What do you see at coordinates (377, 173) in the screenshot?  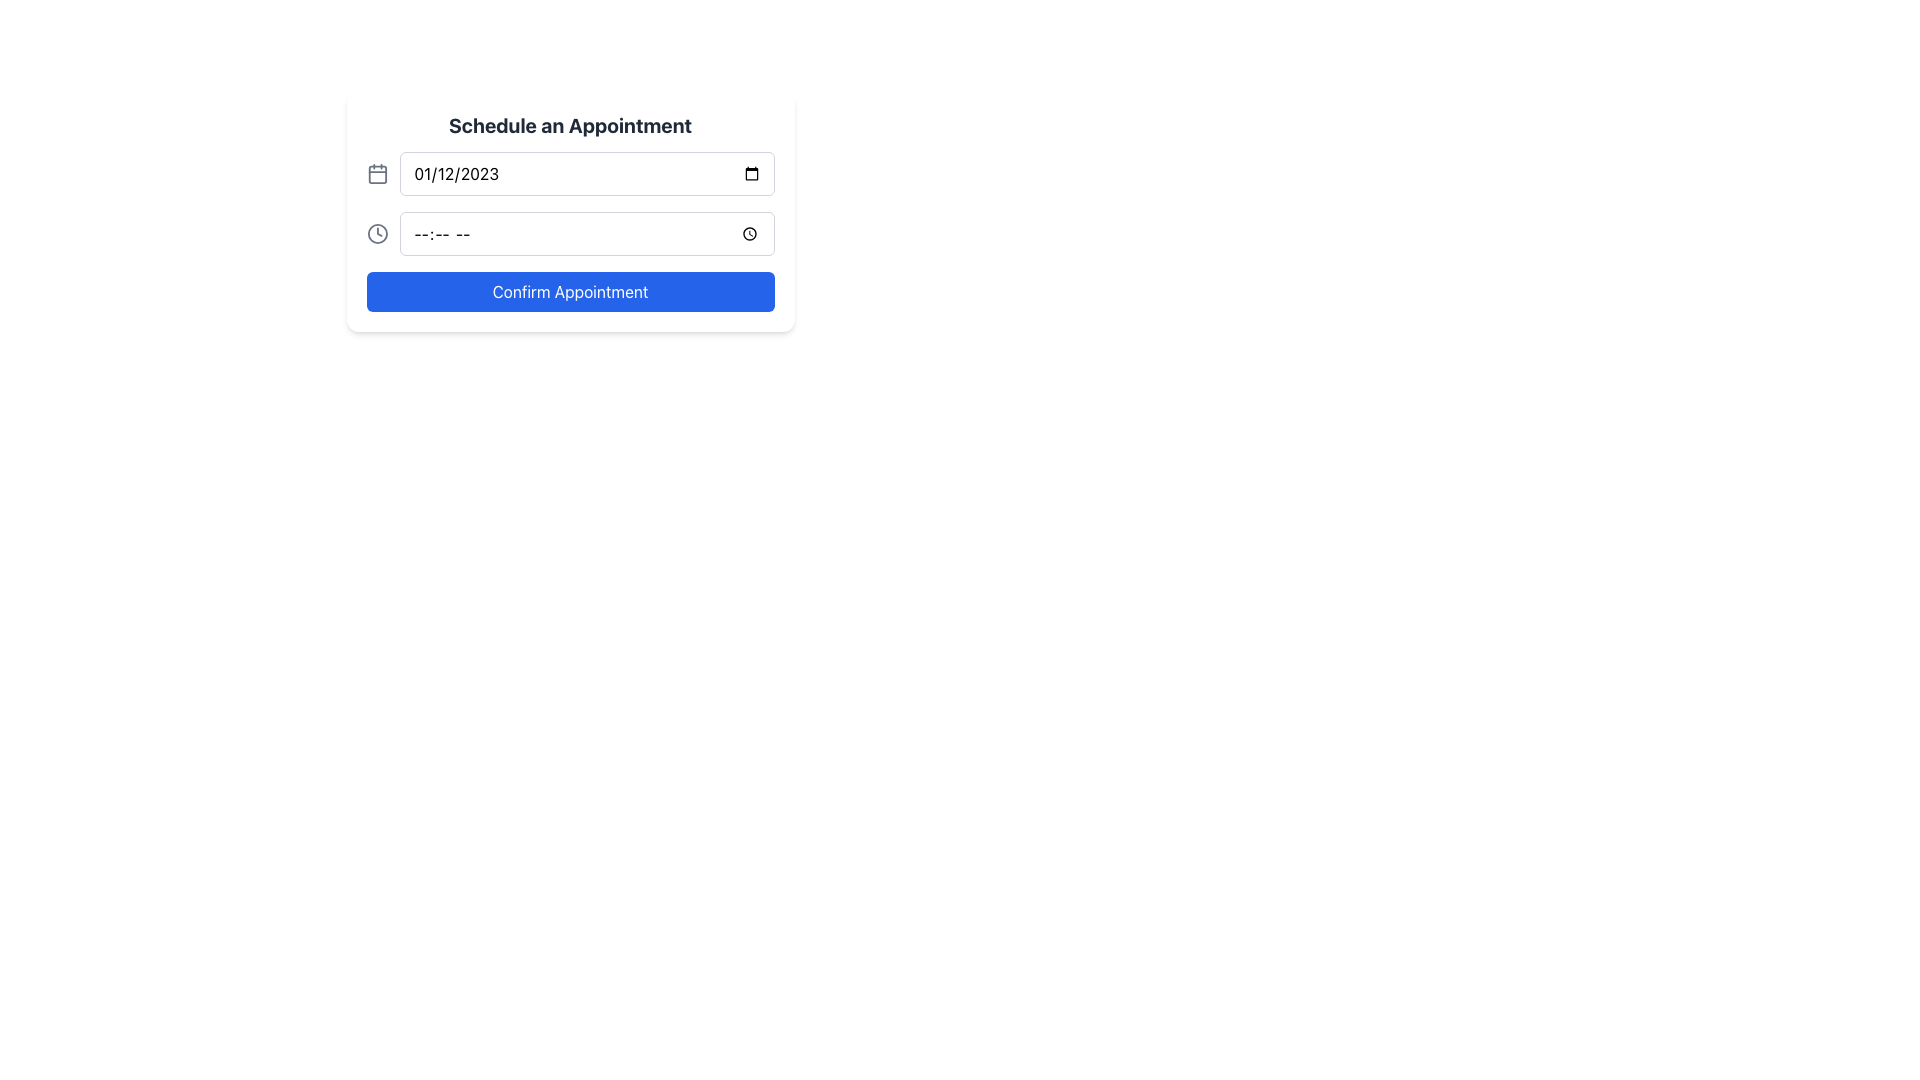 I see `the Decorative Icon Component that visually represents a calendar, located at the top-left corner of the interface, near the 'Schedule an Appointment' text` at bounding box center [377, 173].